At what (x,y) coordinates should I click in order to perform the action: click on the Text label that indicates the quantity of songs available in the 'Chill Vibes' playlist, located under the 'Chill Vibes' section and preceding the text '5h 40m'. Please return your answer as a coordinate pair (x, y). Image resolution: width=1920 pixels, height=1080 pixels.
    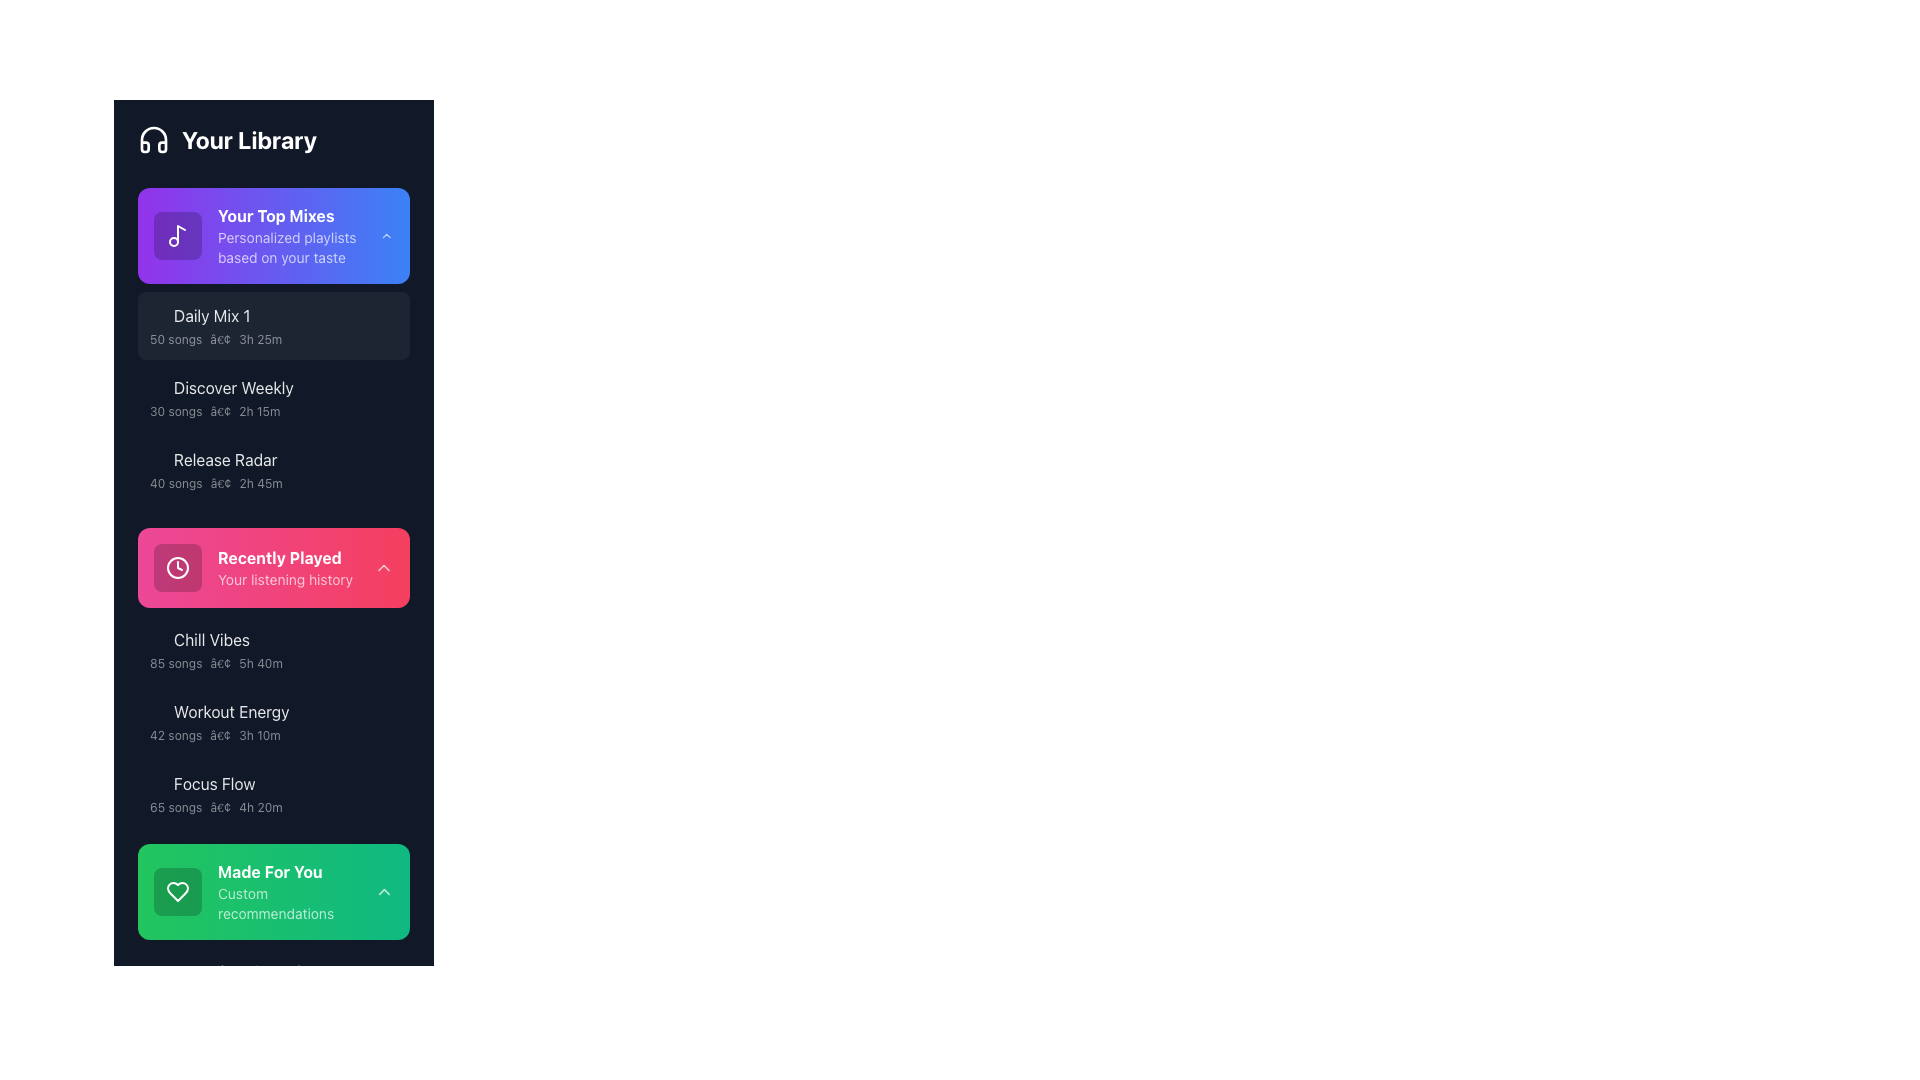
    Looking at the image, I should click on (176, 663).